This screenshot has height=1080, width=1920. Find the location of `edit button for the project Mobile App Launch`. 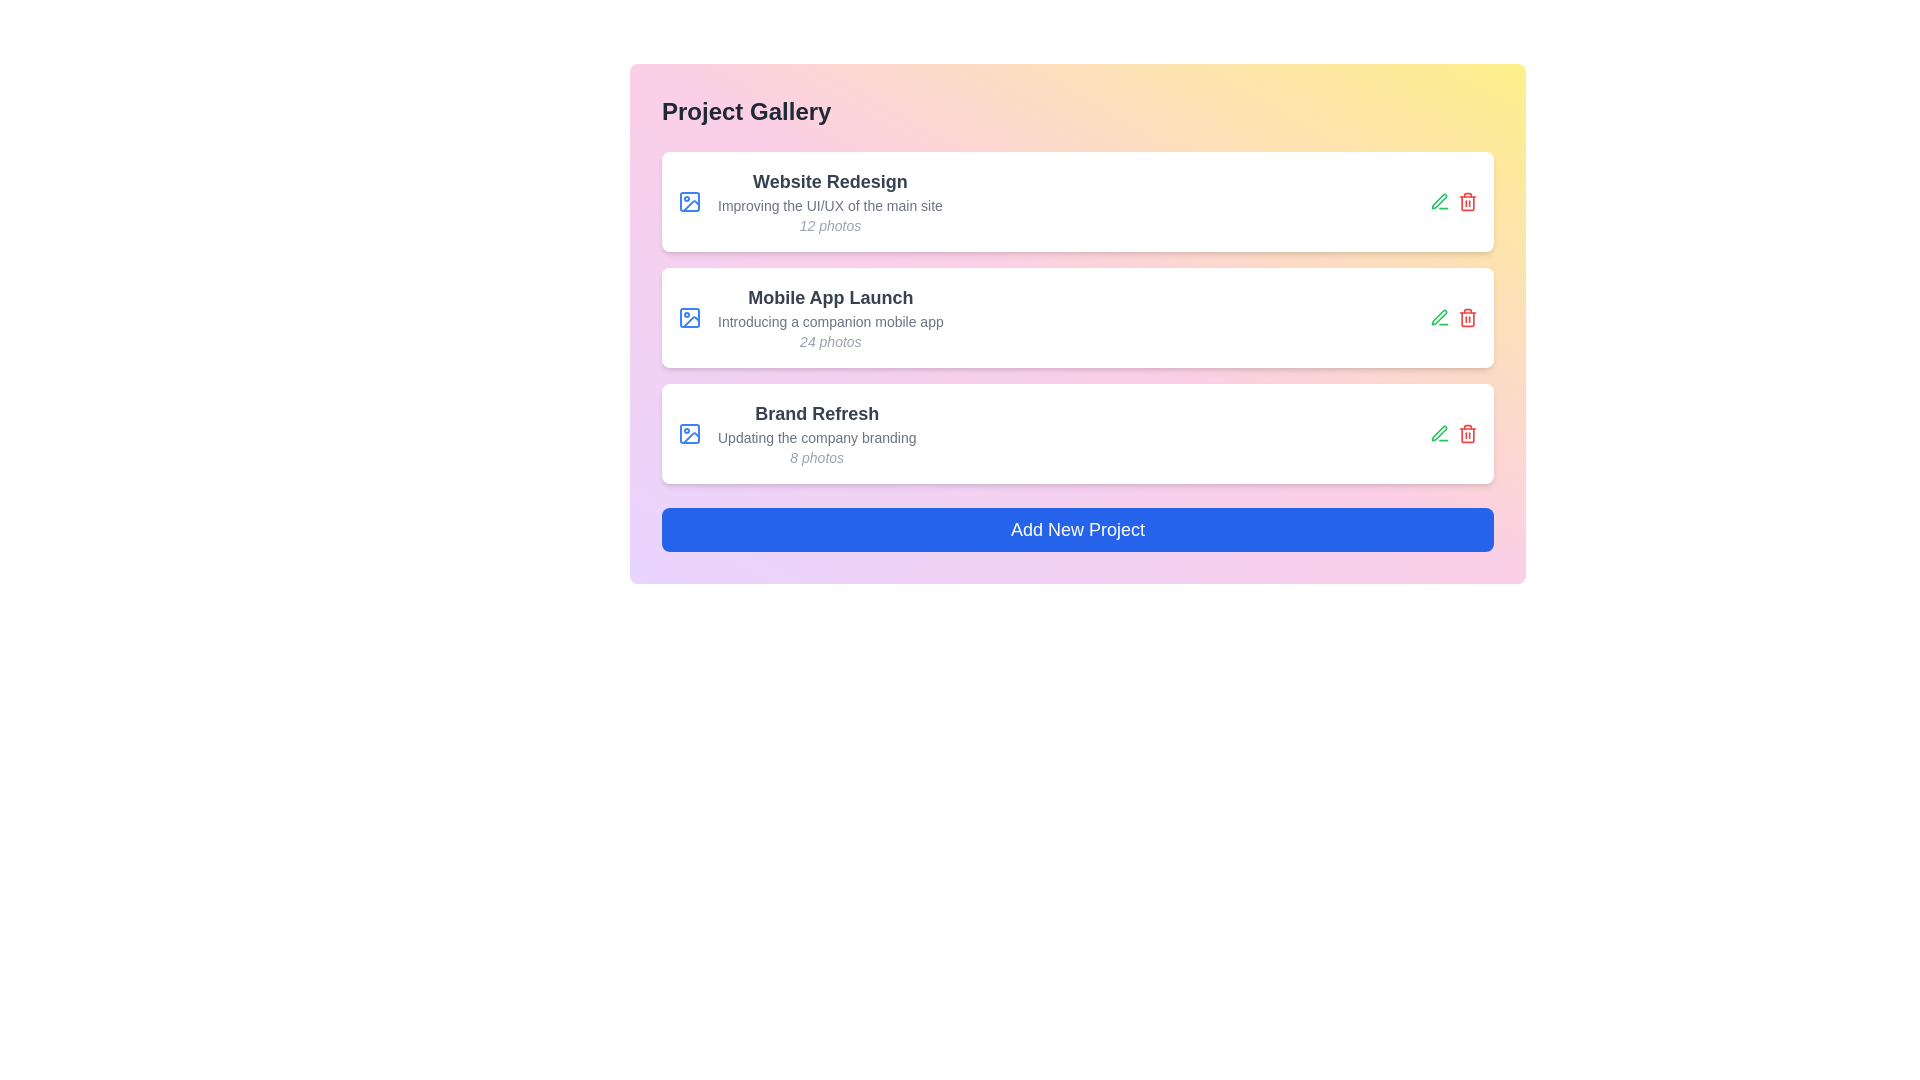

edit button for the project Mobile App Launch is located at coordinates (1440, 316).